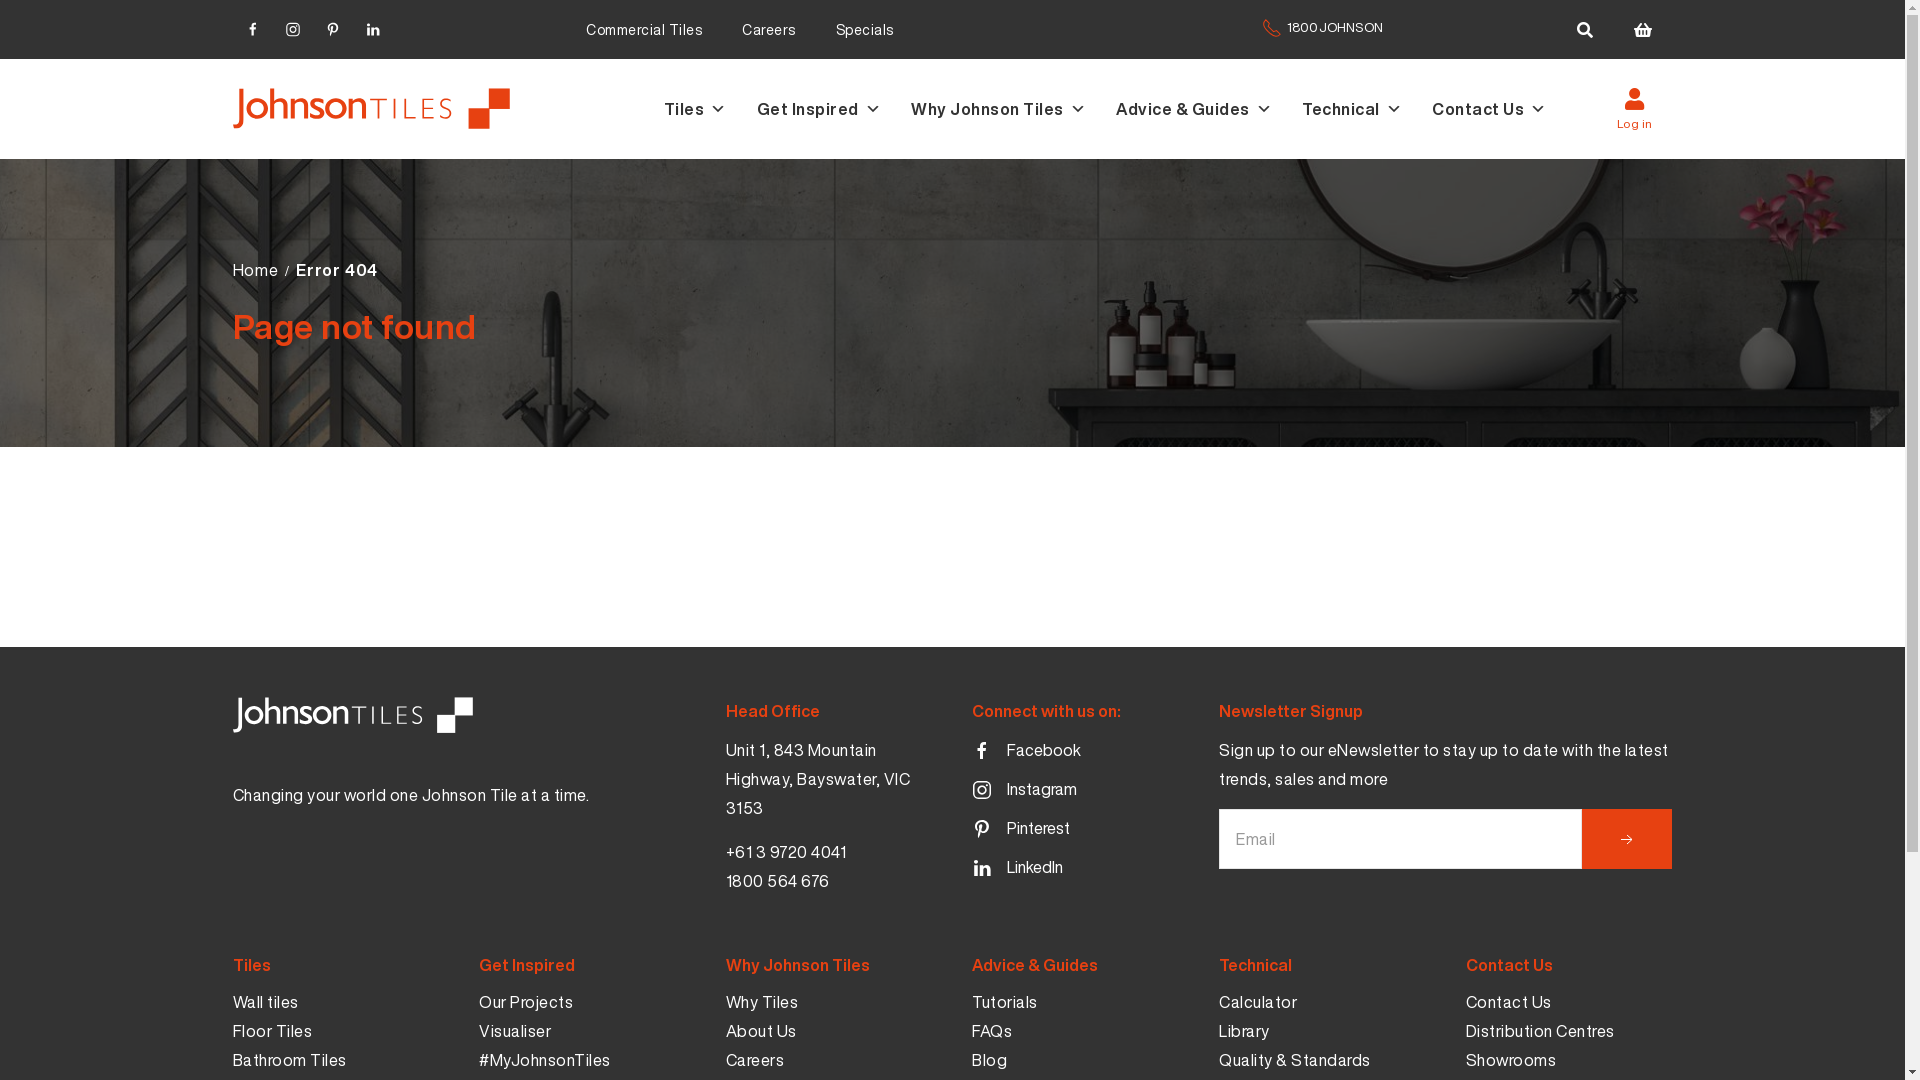 This screenshot has height=1080, width=1920. Describe the element at coordinates (1218, 1031) in the screenshot. I see `'Library'` at that location.